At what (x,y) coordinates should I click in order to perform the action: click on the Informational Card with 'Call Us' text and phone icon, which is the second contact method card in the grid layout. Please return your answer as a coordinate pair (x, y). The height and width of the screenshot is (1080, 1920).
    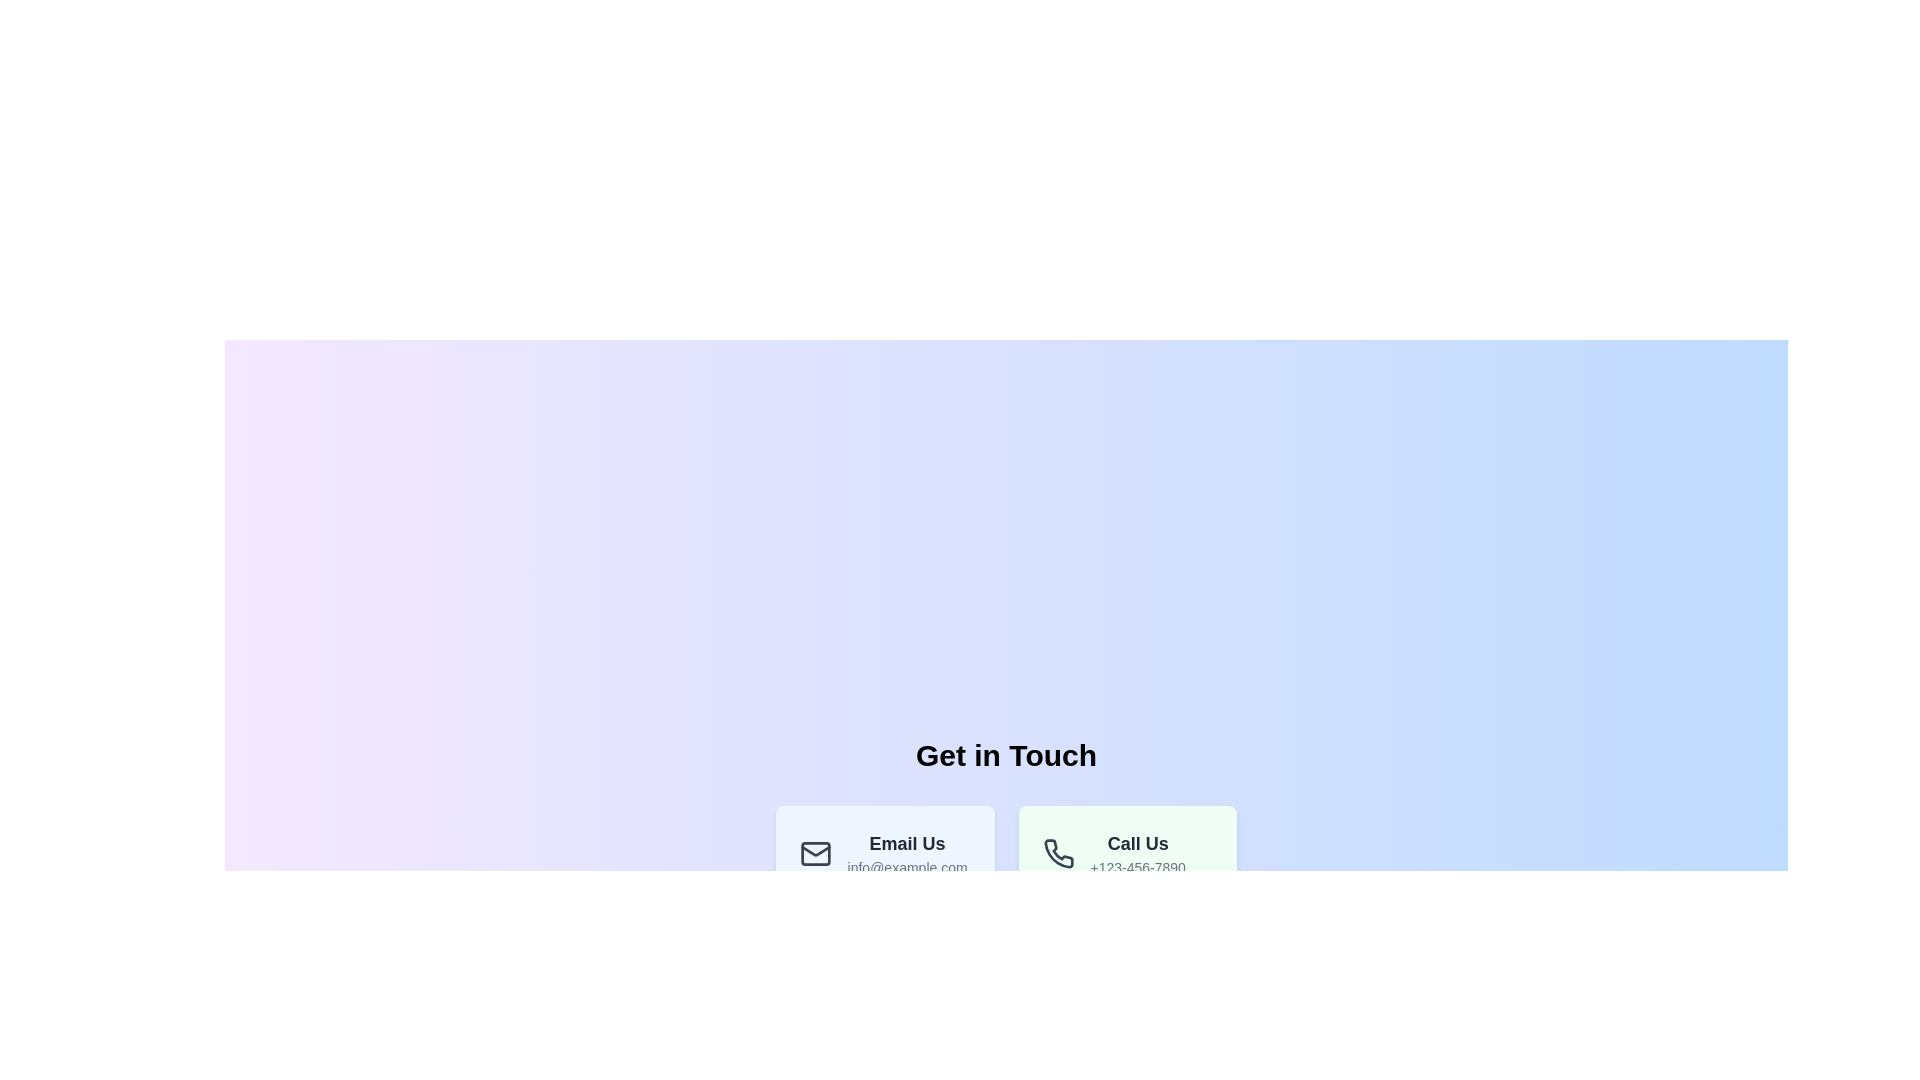
    Looking at the image, I should click on (1128, 853).